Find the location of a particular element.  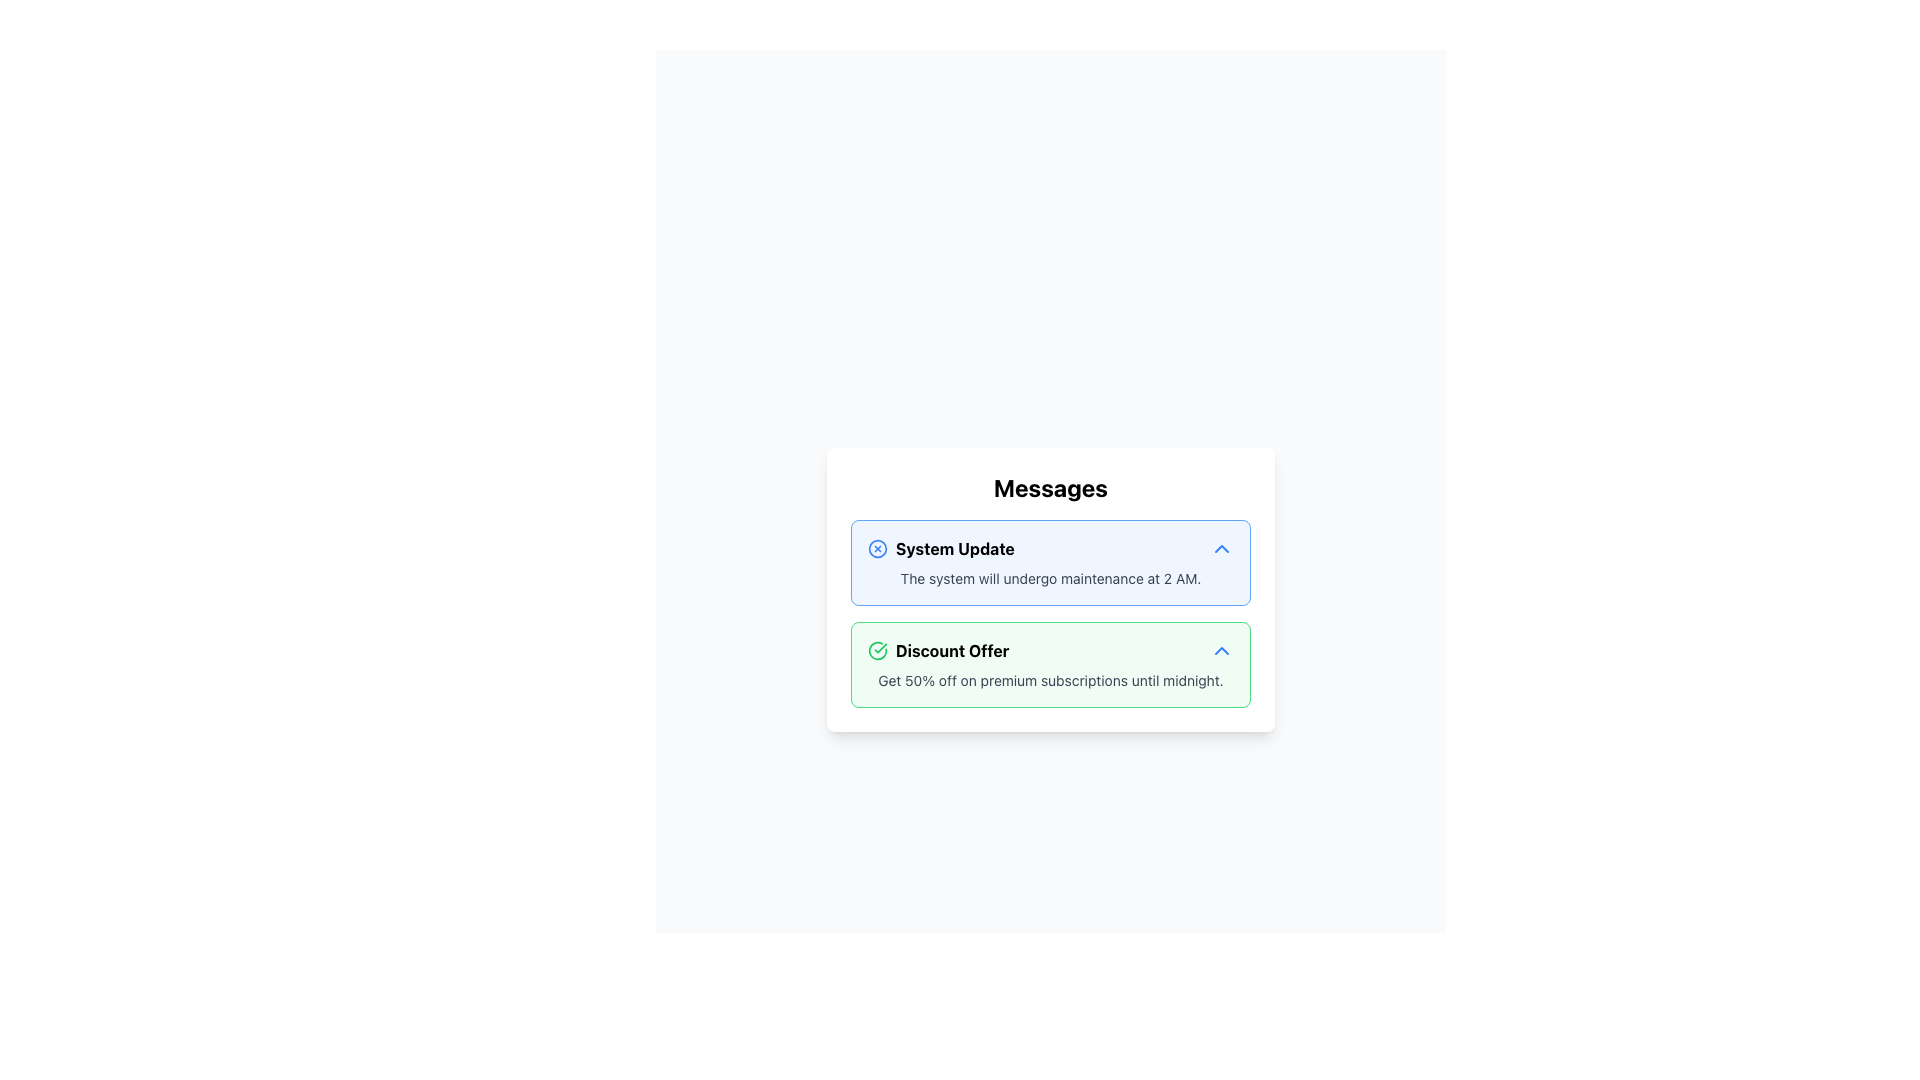

text content of the static text element displaying 'Messages', which is located at the top of a card-like interface is located at coordinates (1050, 488).